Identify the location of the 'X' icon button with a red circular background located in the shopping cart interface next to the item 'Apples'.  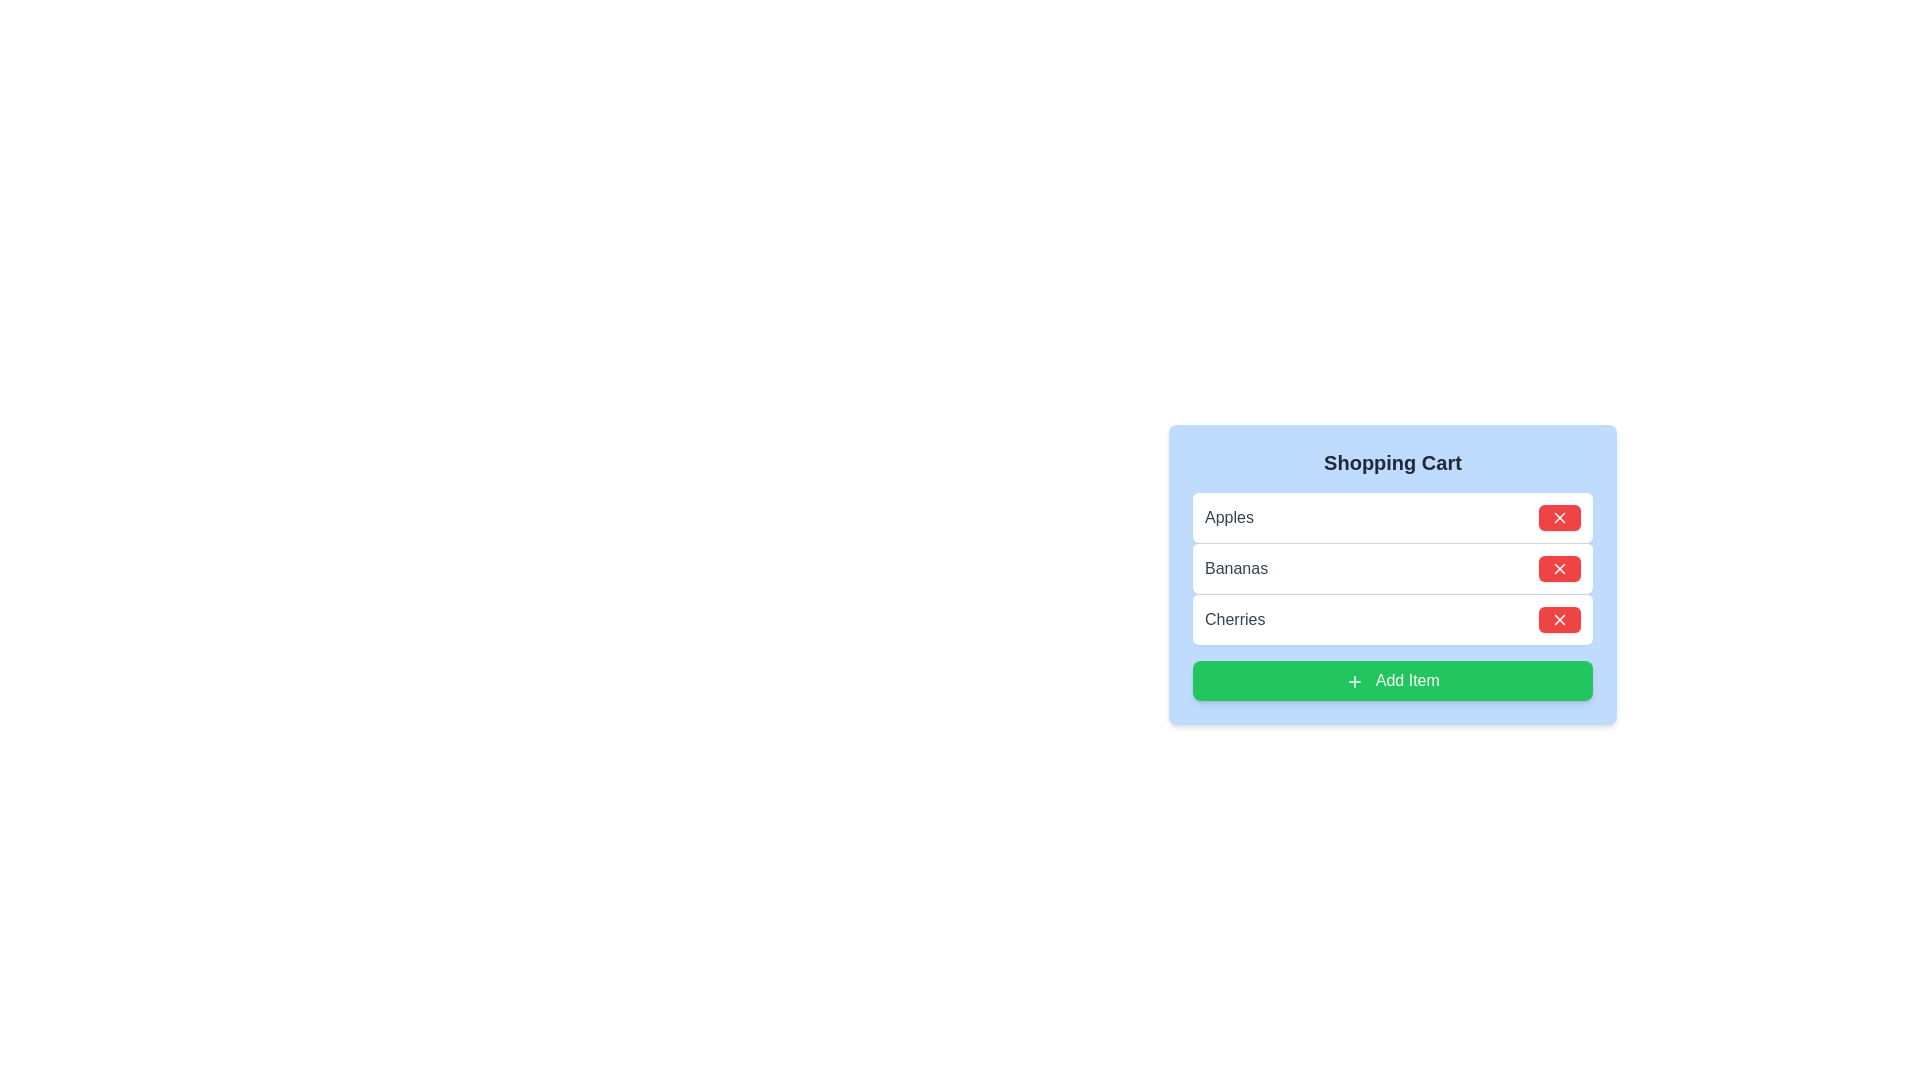
(1559, 516).